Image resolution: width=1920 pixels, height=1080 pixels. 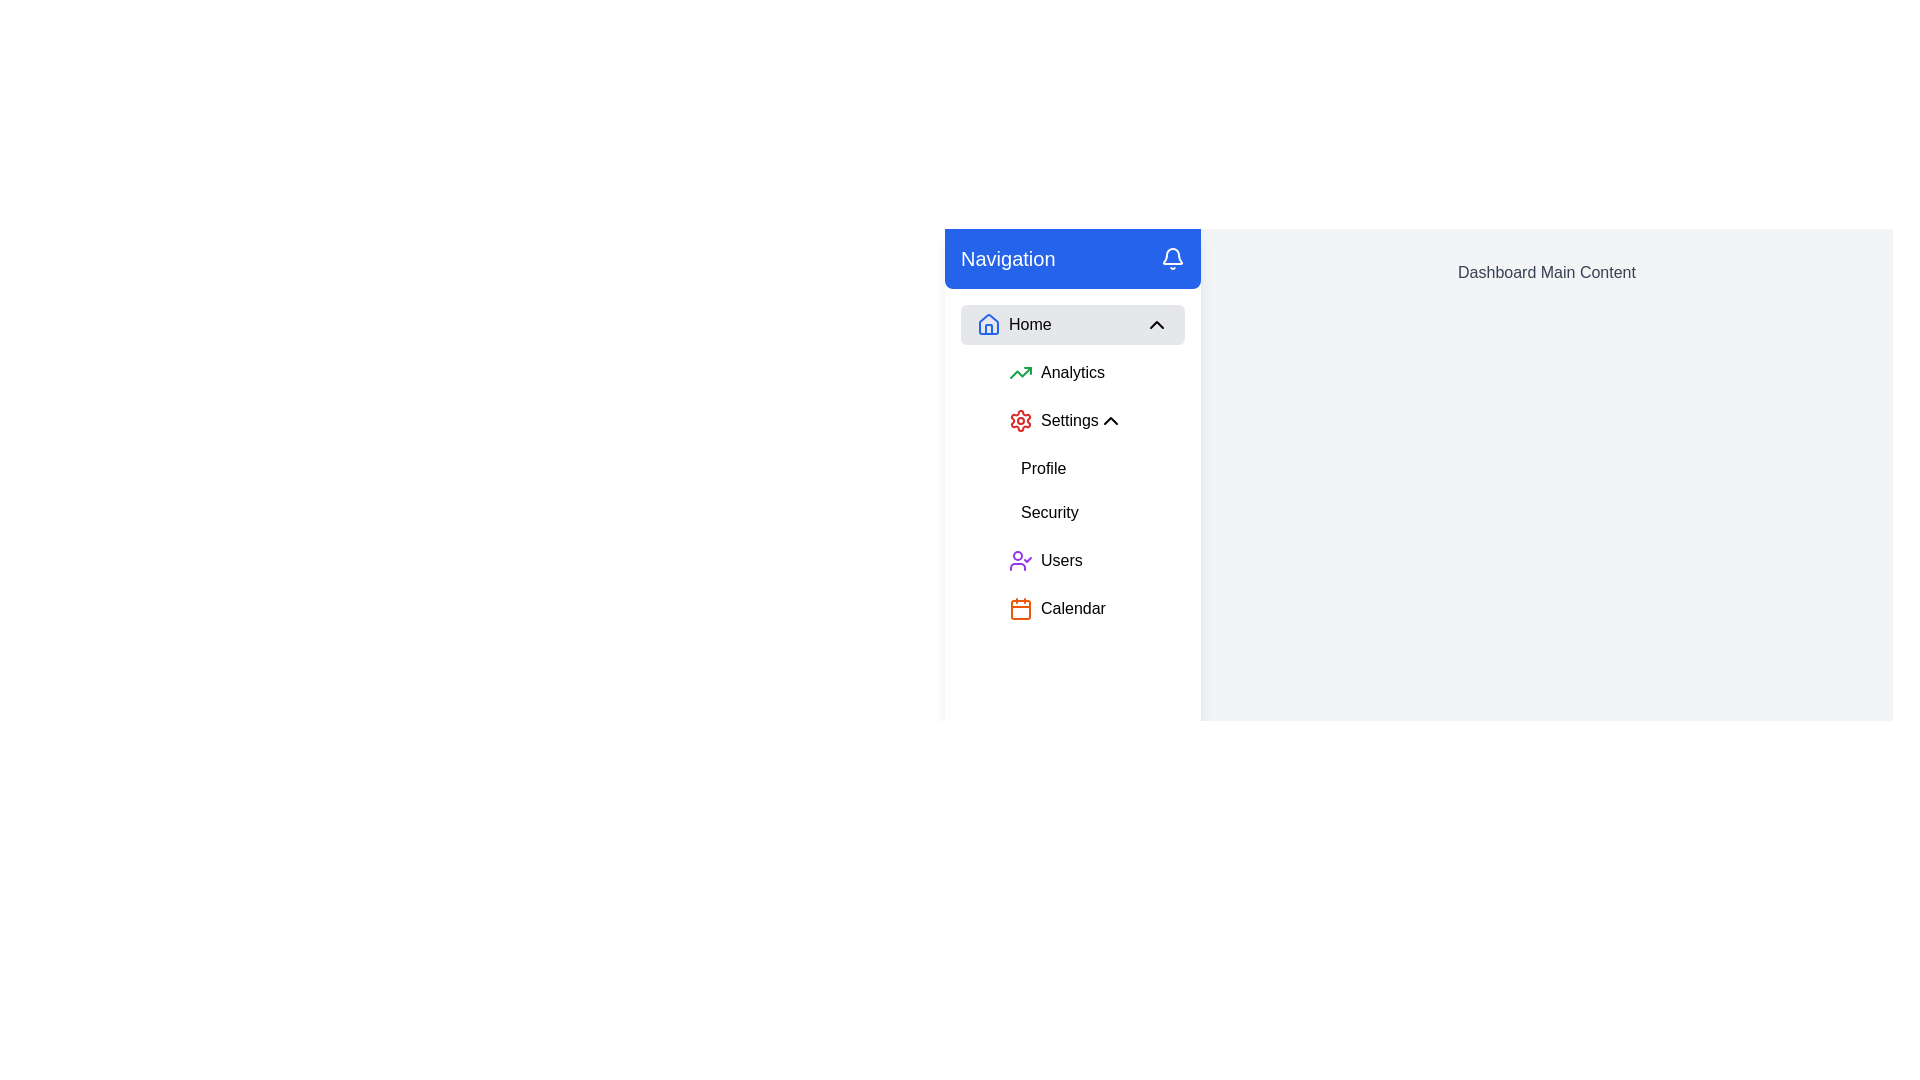 What do you see at coordinates (1056, 608) in the screenshot?
I see `the 'Calendar' button, which is the last item in the vertical sidebar navigation menu, featuring an orange calendar icon and the text 'Calendar'` at bounding box center [1056, 608].